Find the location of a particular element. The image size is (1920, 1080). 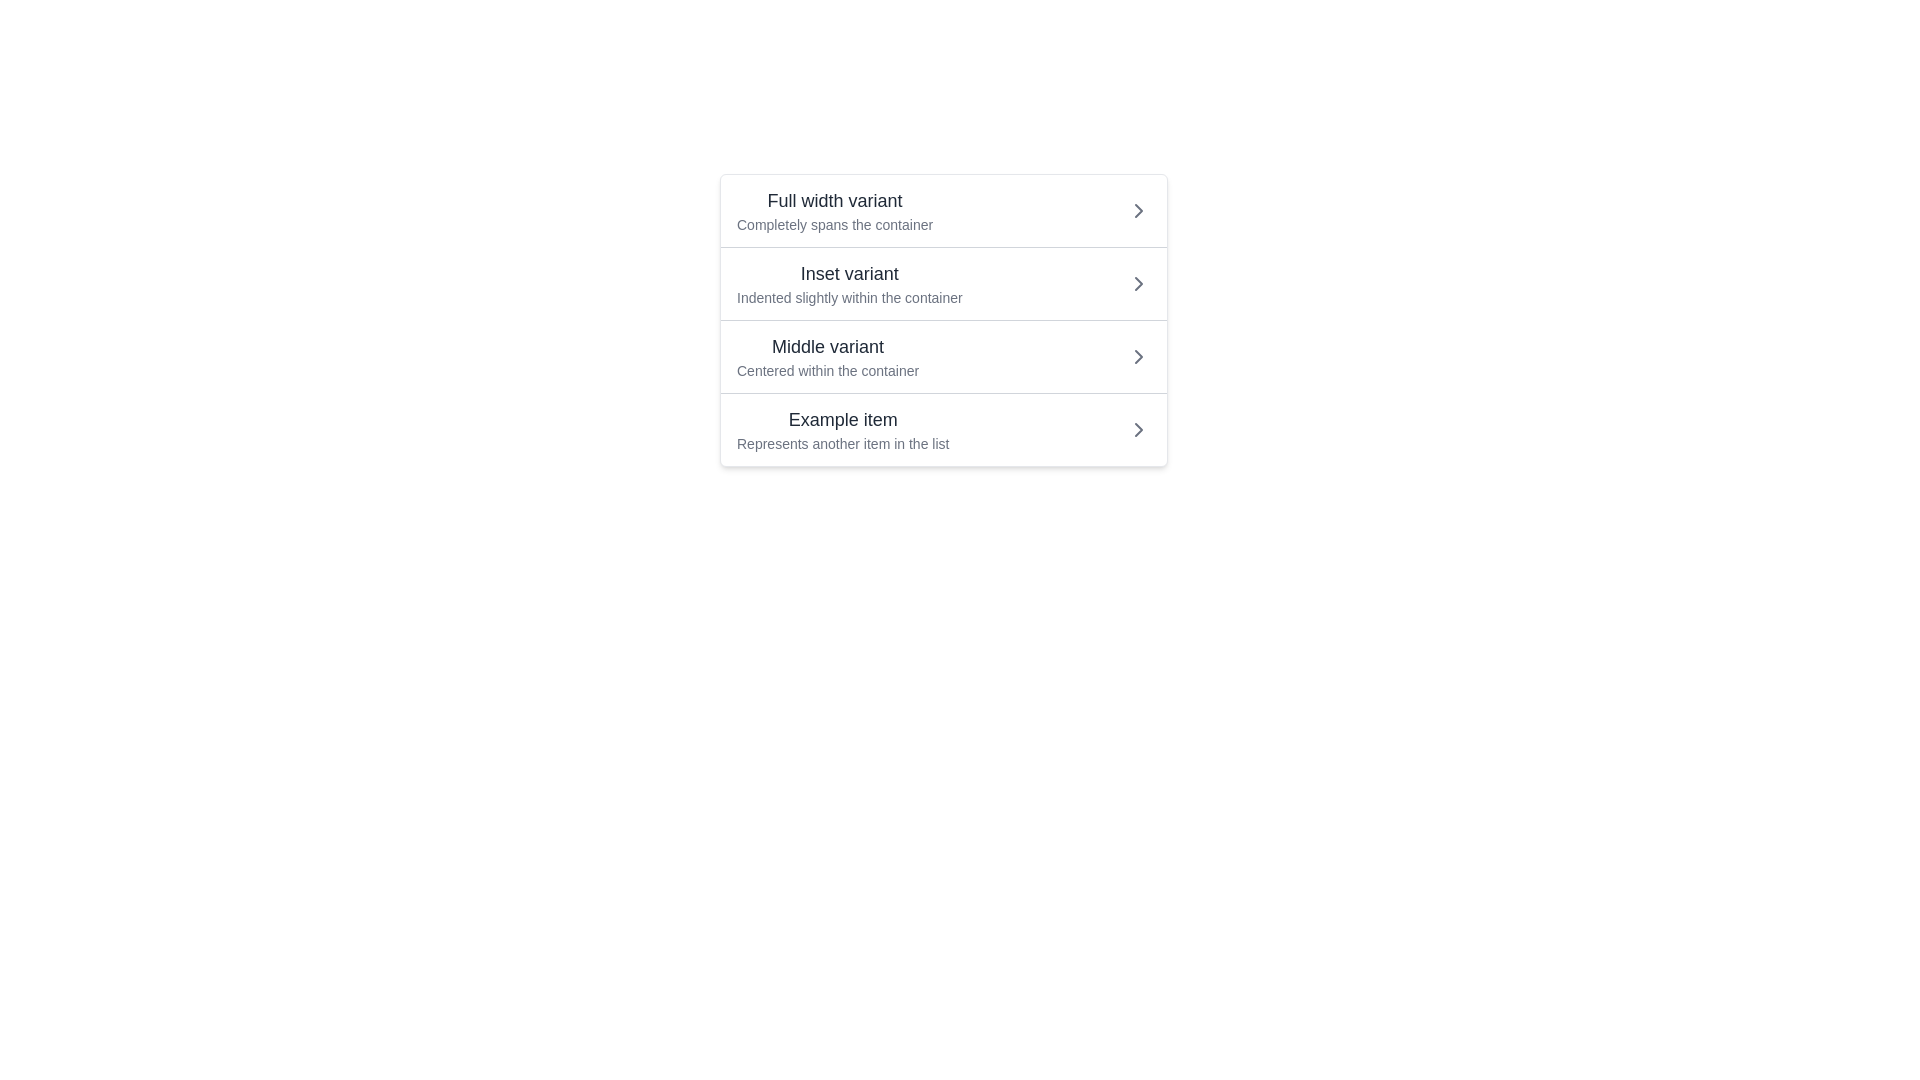

the list item labeled 'Example item' is located at coordinates (843, 428).